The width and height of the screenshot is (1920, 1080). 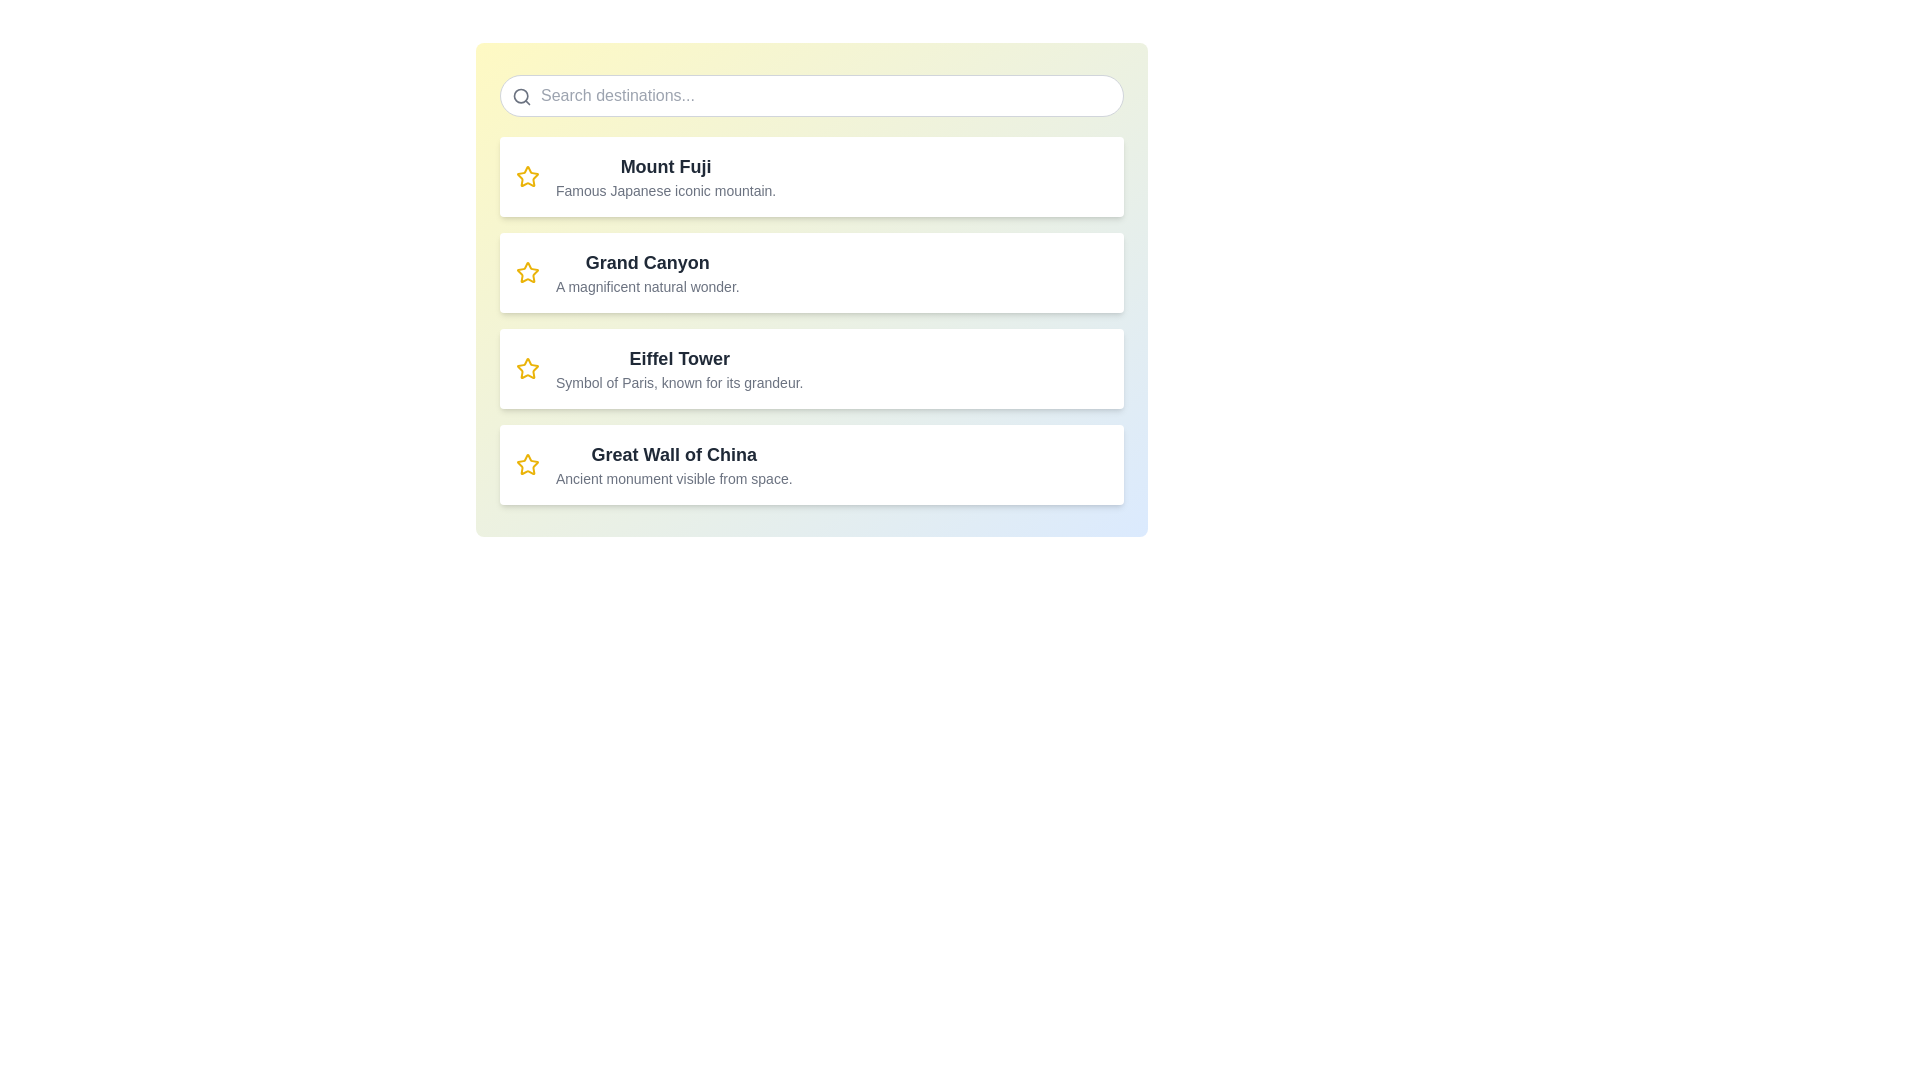 I want to click on the search icon located on the left side inside the search box, which visually represents the search action for the accompanying input field labeled 'Search destinations...', so click(x=522, y=96).